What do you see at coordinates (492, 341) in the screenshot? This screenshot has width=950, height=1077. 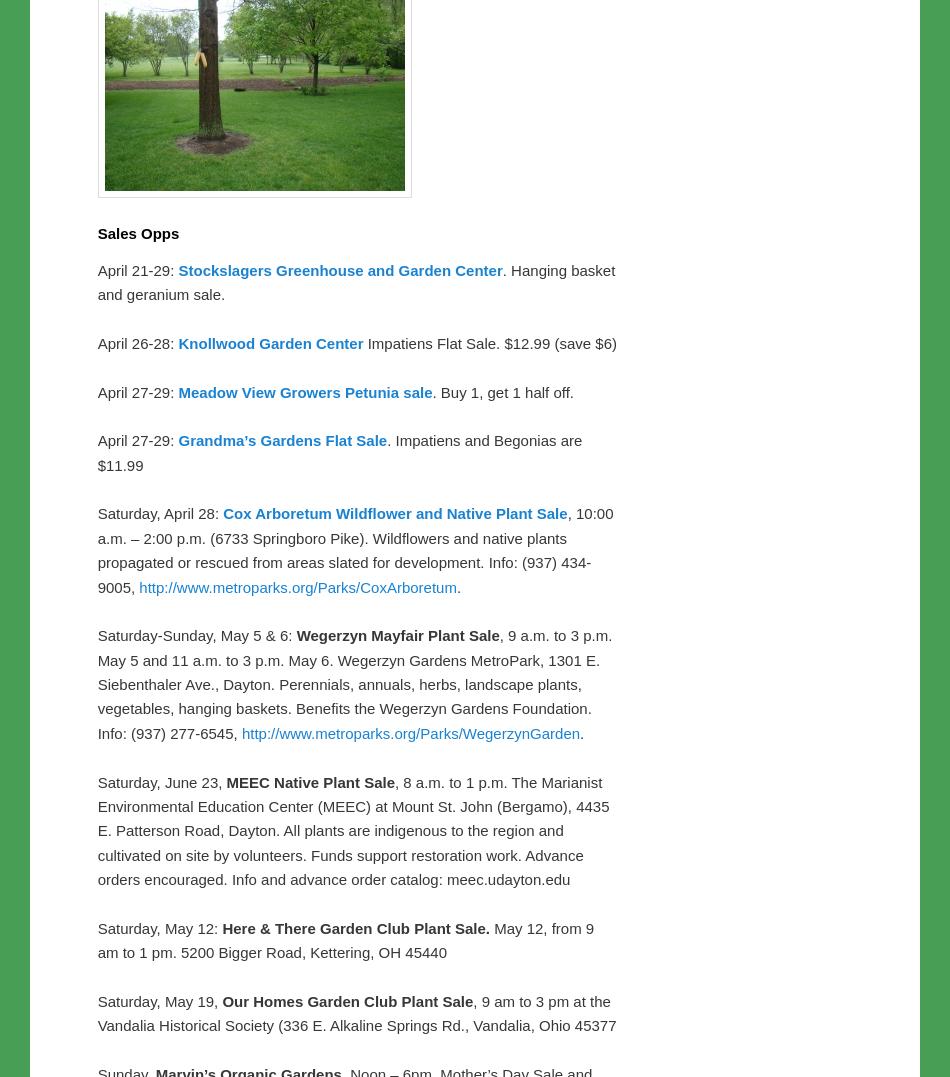 I see `'Impatiens Flat Sale. $12.99 (save $6)'` at bounding box center [492, 341].